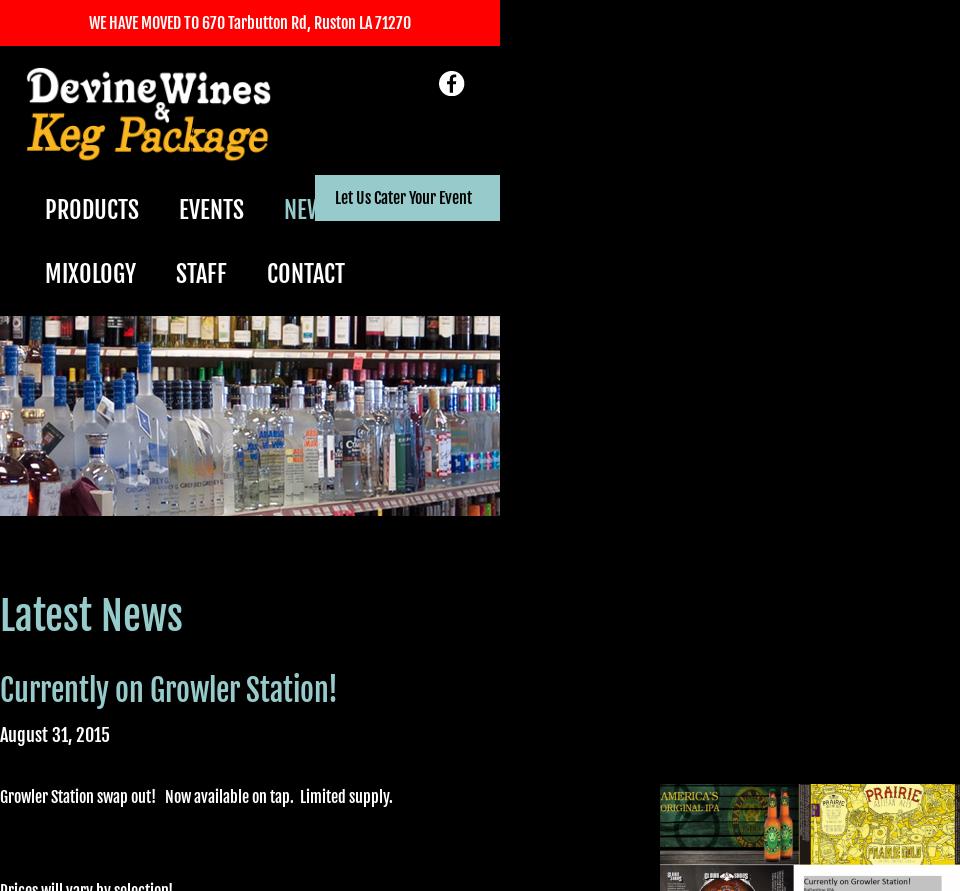 Image resolution: width=960 pixels, height=891 pixels. Describe the element at coordinates (90, 272) in the screenshot. I see `'MIXOLOGY'` at that location.